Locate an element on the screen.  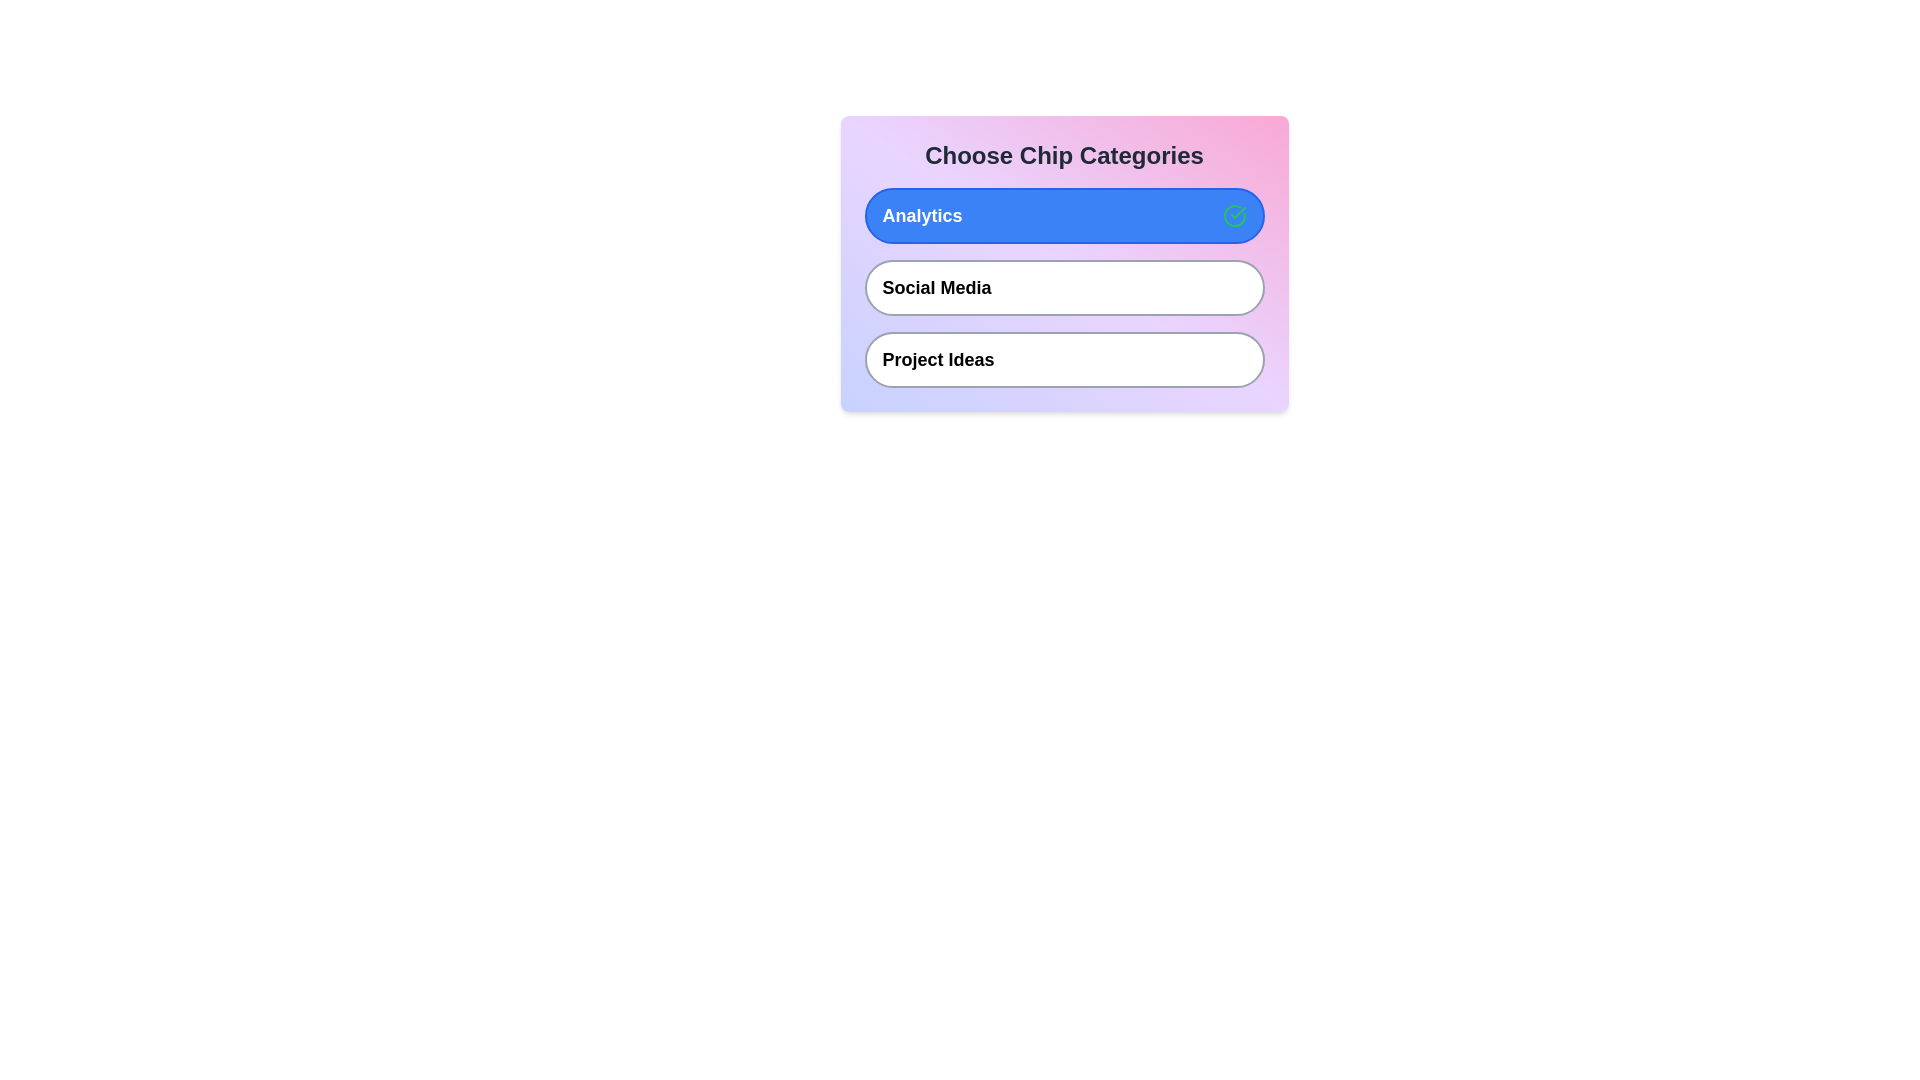
the chip labeled Project Ideas is located at coordinates (1063, 358).